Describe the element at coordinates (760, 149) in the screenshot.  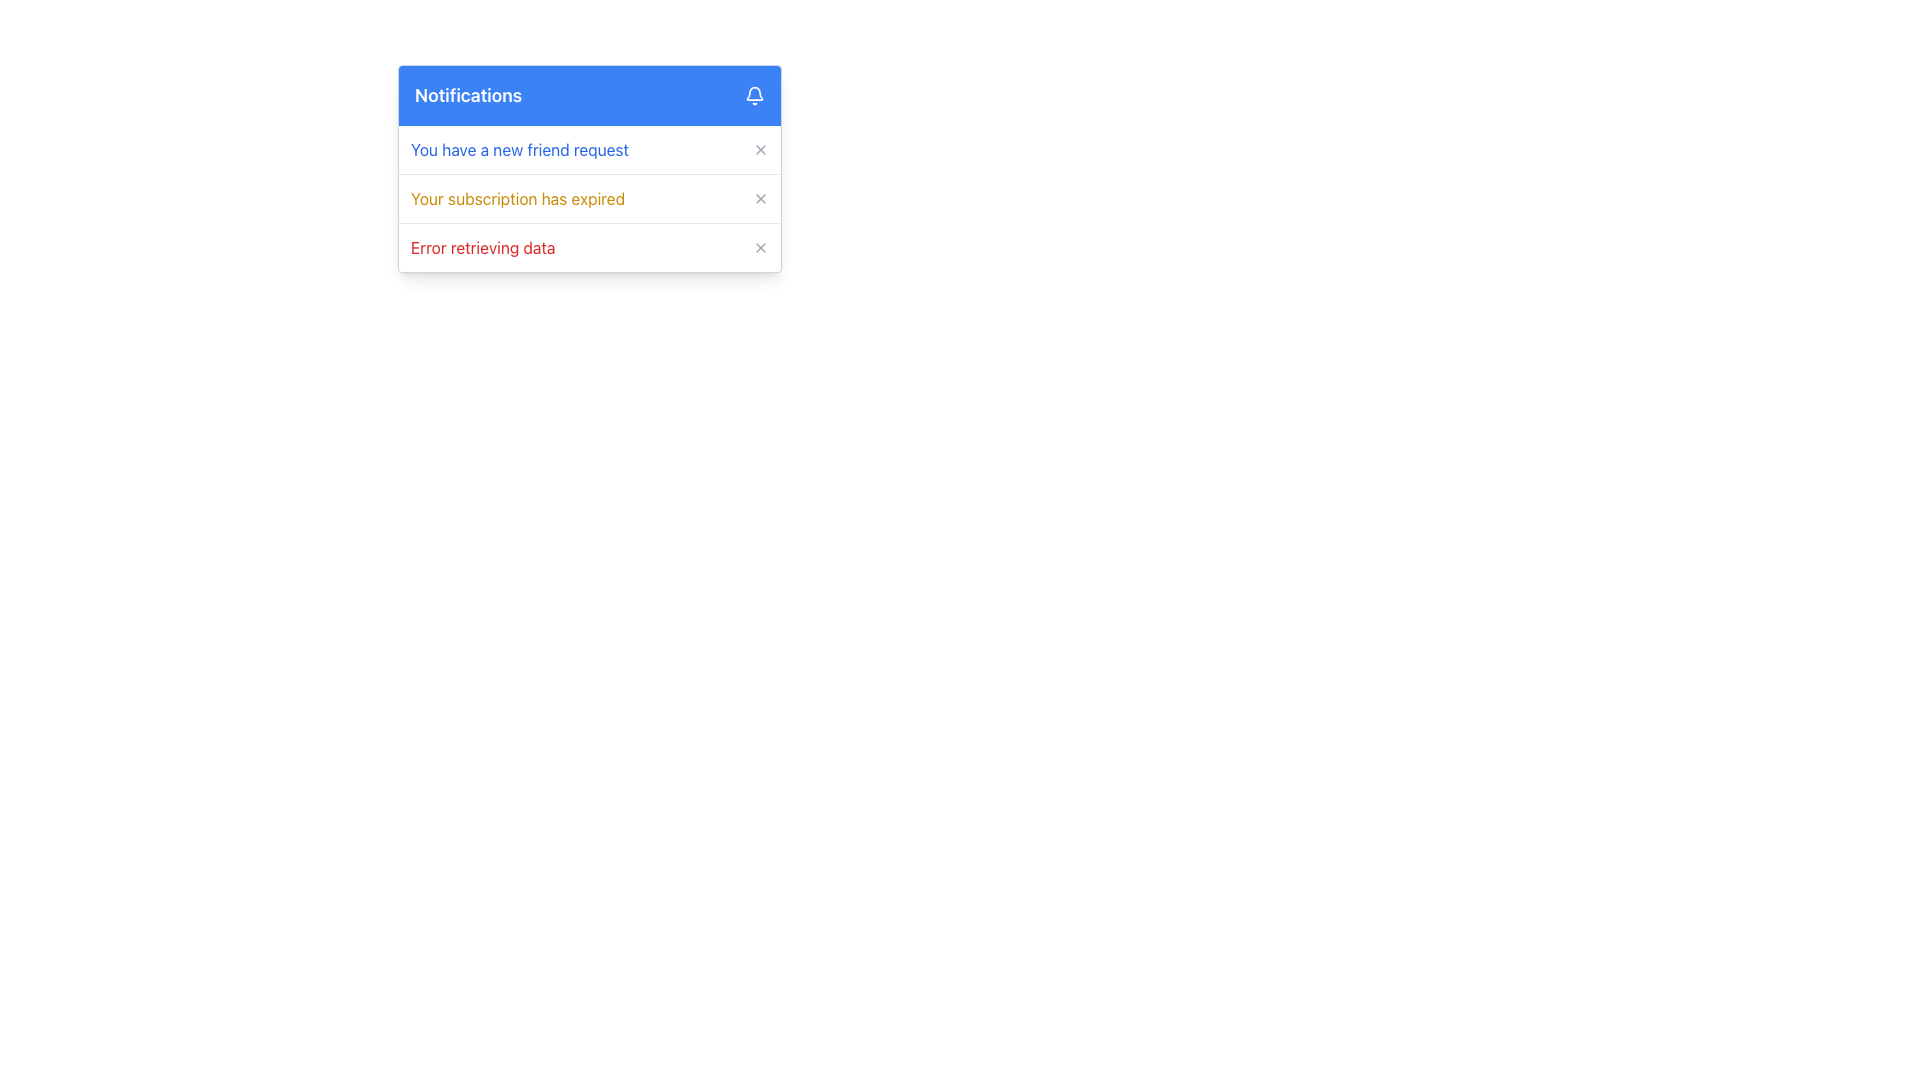
I see `the close button ('X') in the top-right corner of the notification labeled 'You have a new friend request'` at that location.